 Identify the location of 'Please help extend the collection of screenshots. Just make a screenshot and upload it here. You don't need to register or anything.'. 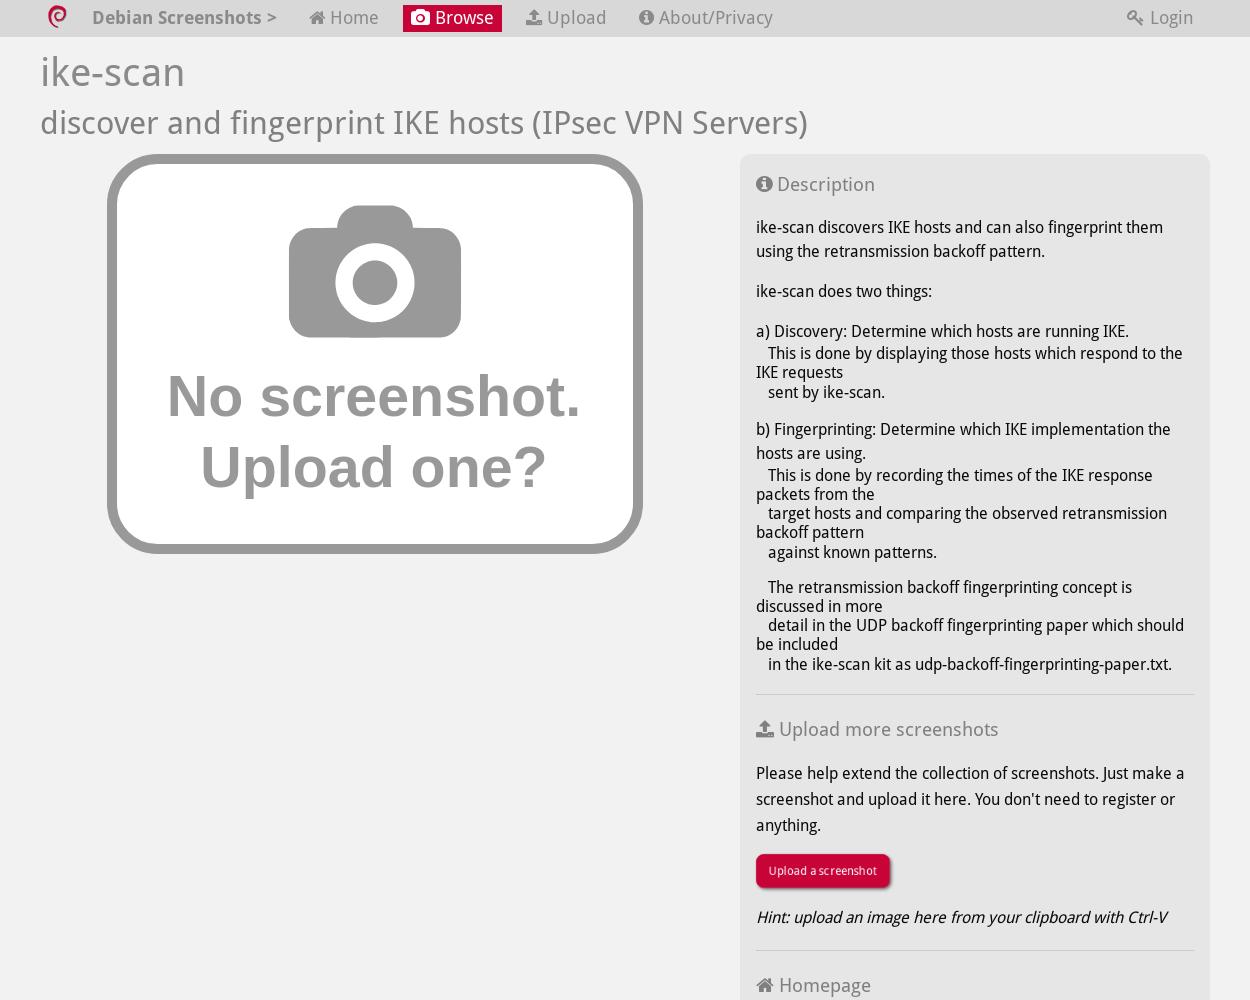
(969, 799).